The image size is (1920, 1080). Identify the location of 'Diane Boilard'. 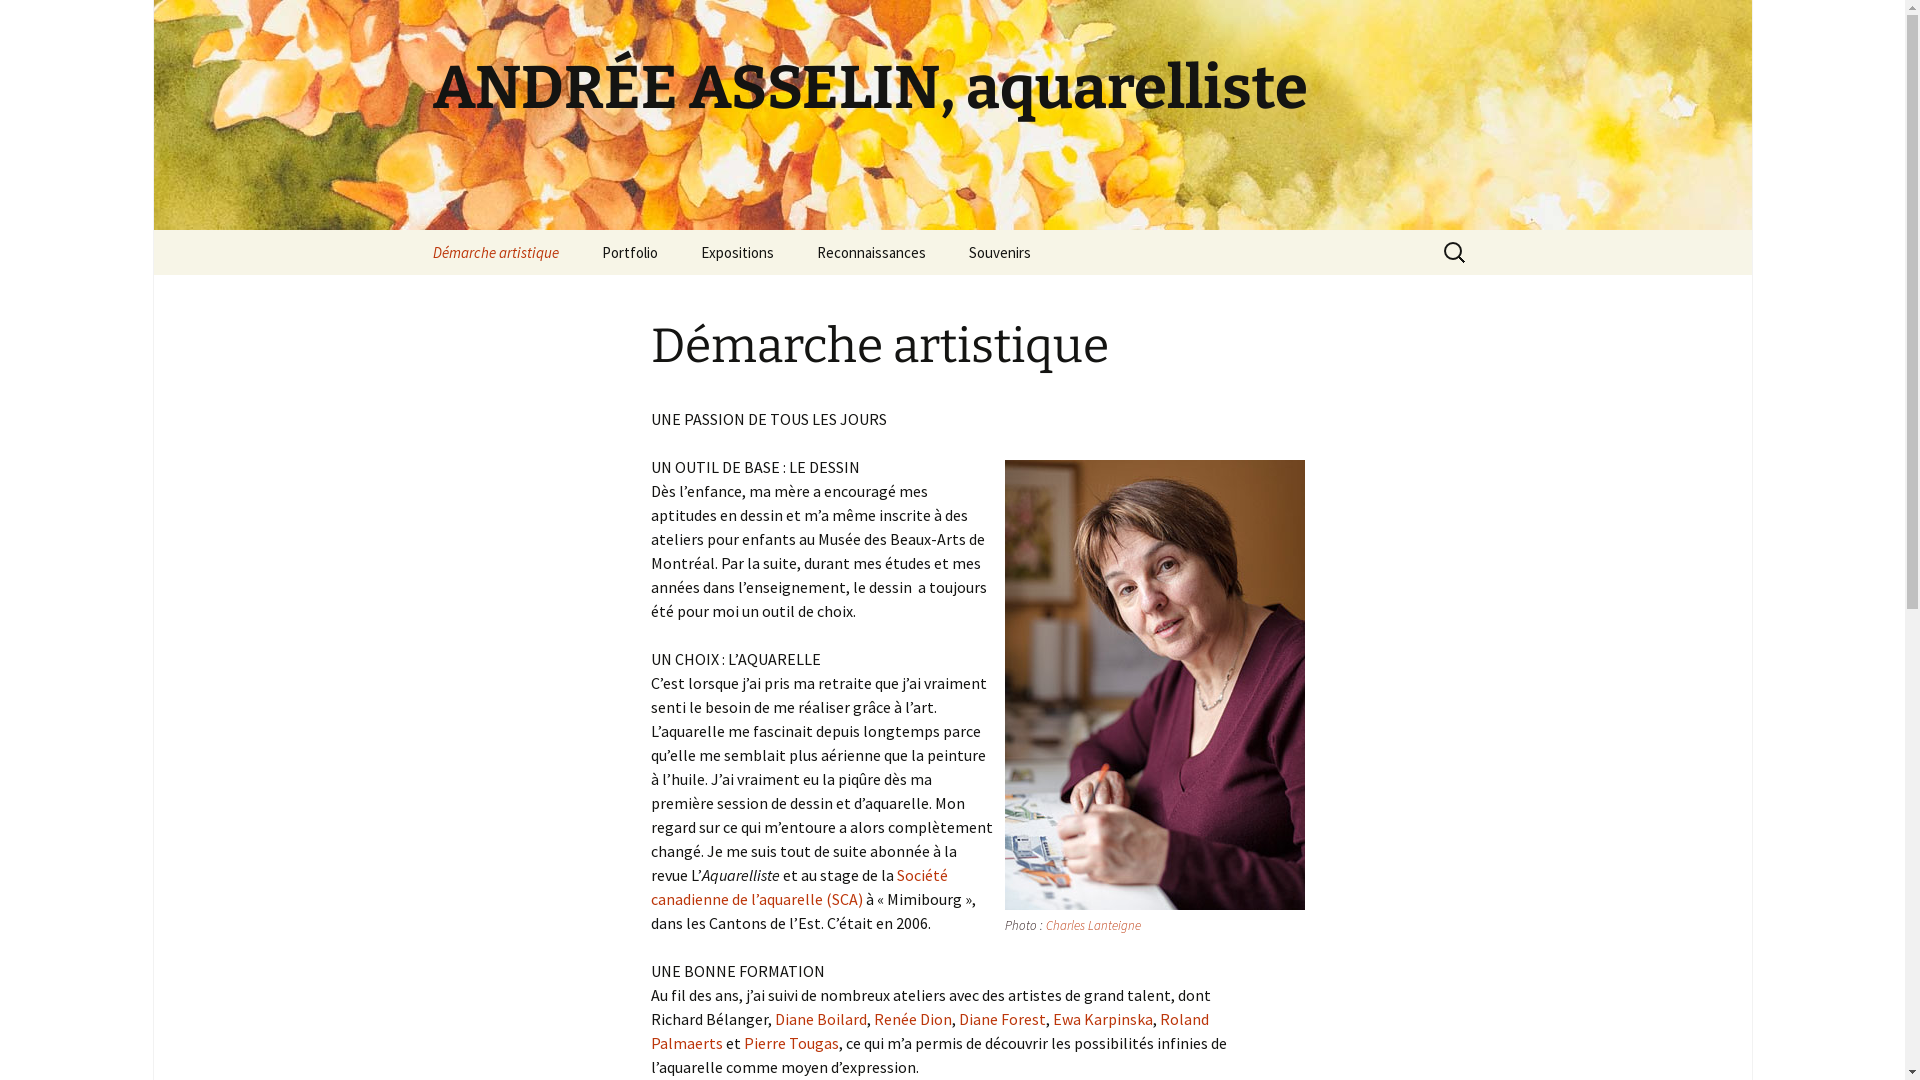
(820, 1018).